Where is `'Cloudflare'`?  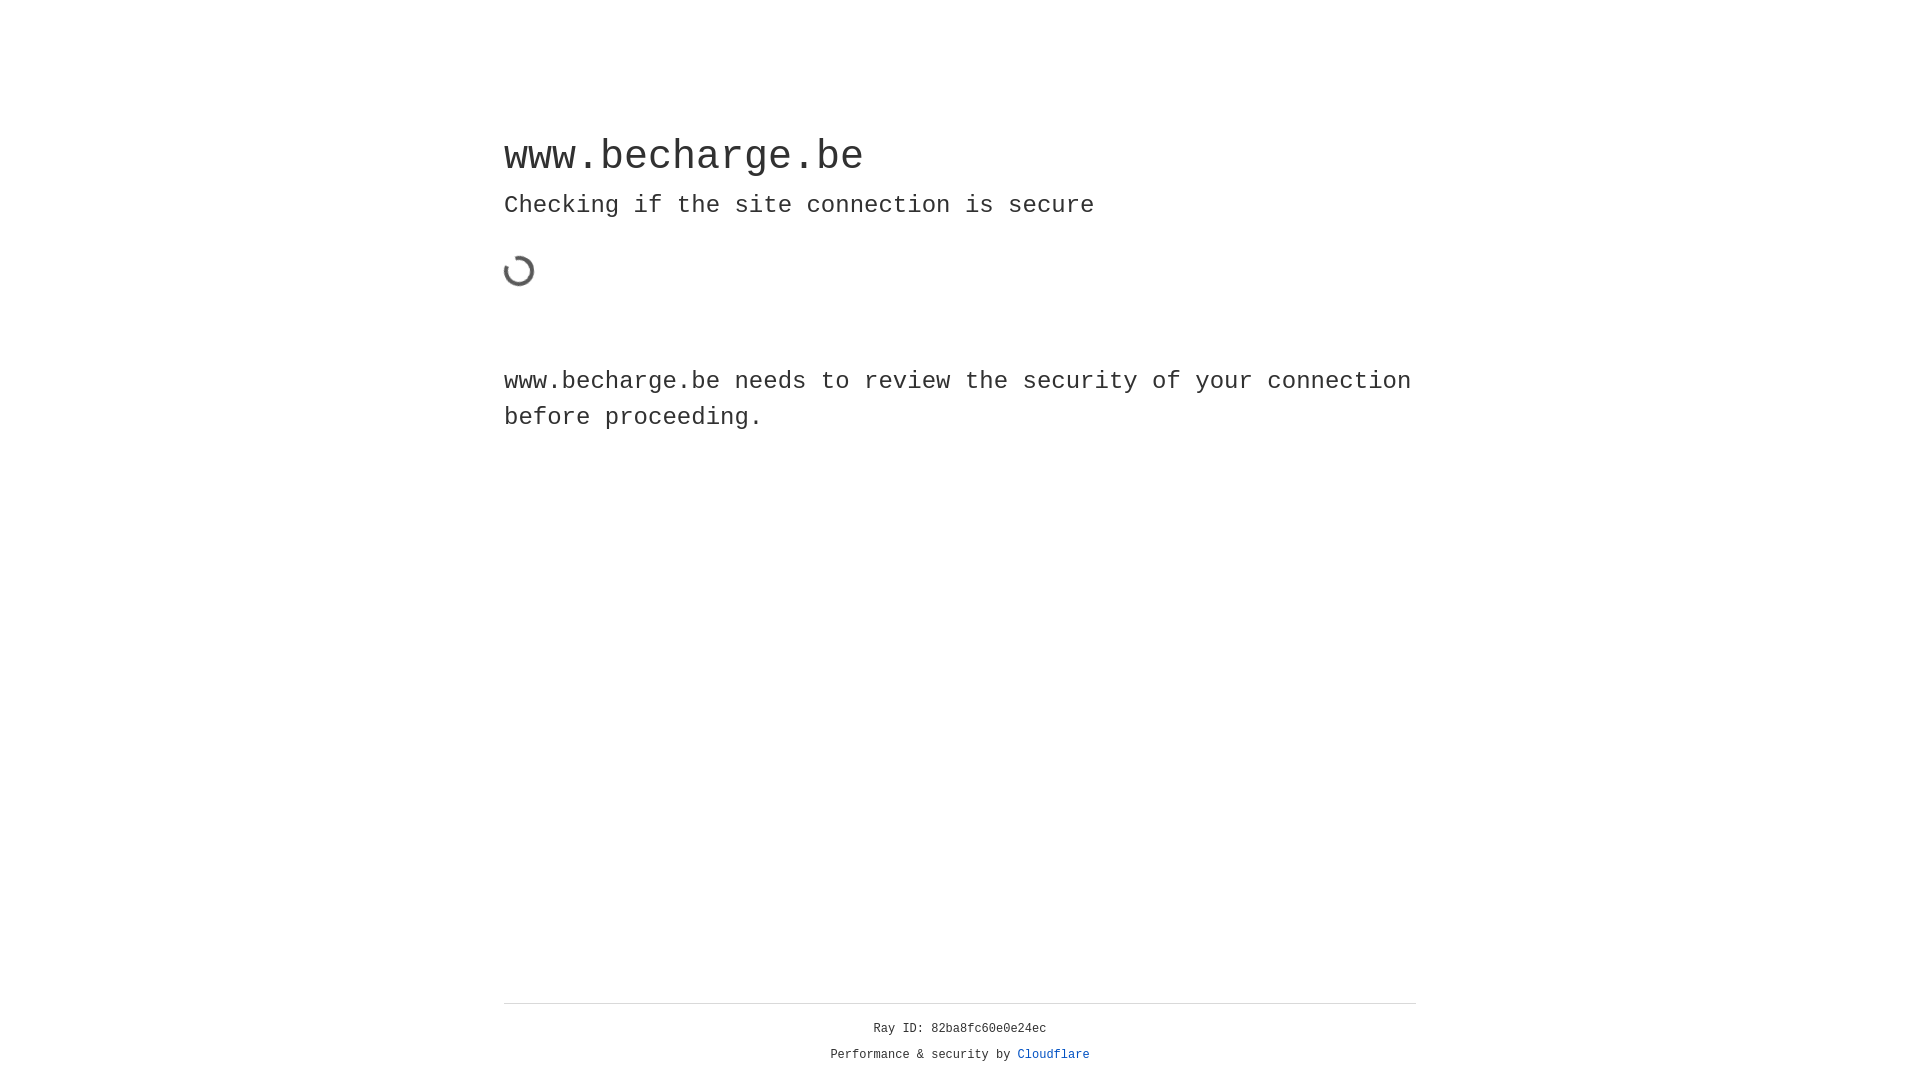 'Cloudflare' is located at coordinates (1053, 1054).